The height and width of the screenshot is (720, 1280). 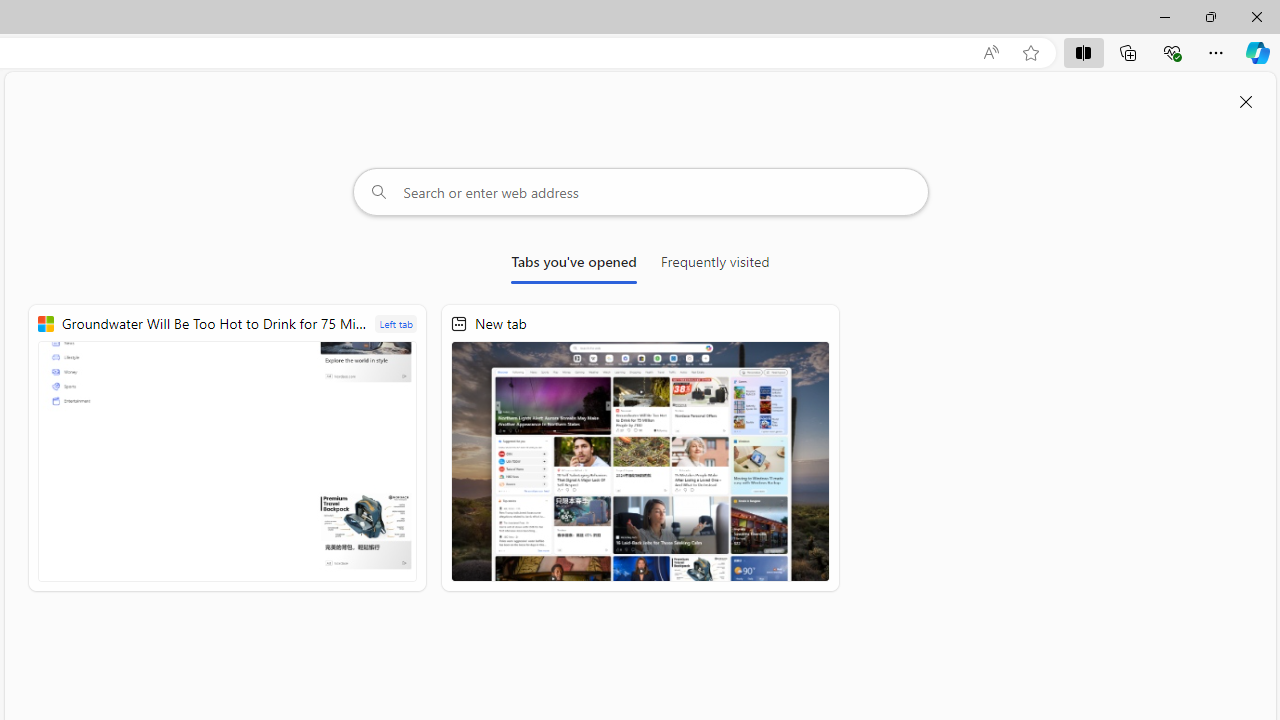 What do you see at coordinates (1257, 51) in the screenshot?
I see `'Copilot (Ctrl+Shift+.)'` at bounding box center [1257, 51].